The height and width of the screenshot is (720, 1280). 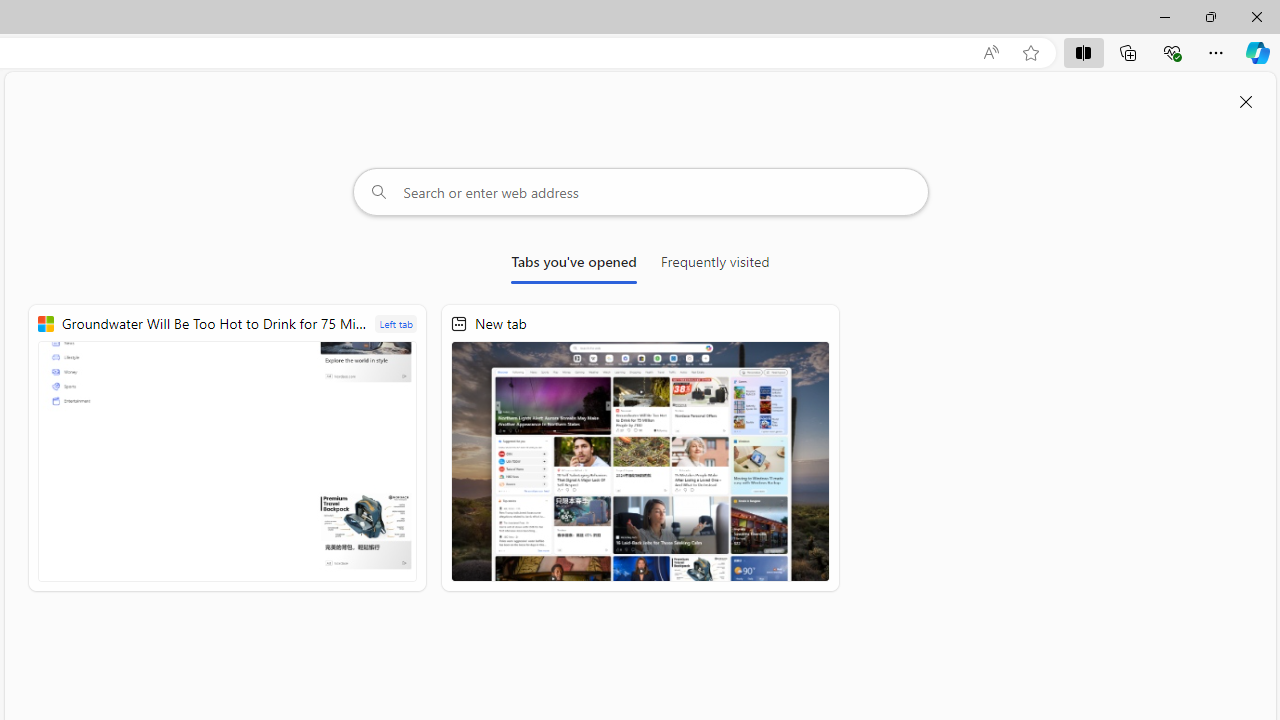 What do you see at coordinates (1257, 51) in the screenshot?
I see `'Copilot (Ctrl+Shift+.)'` at bounding box center [1257, 51].